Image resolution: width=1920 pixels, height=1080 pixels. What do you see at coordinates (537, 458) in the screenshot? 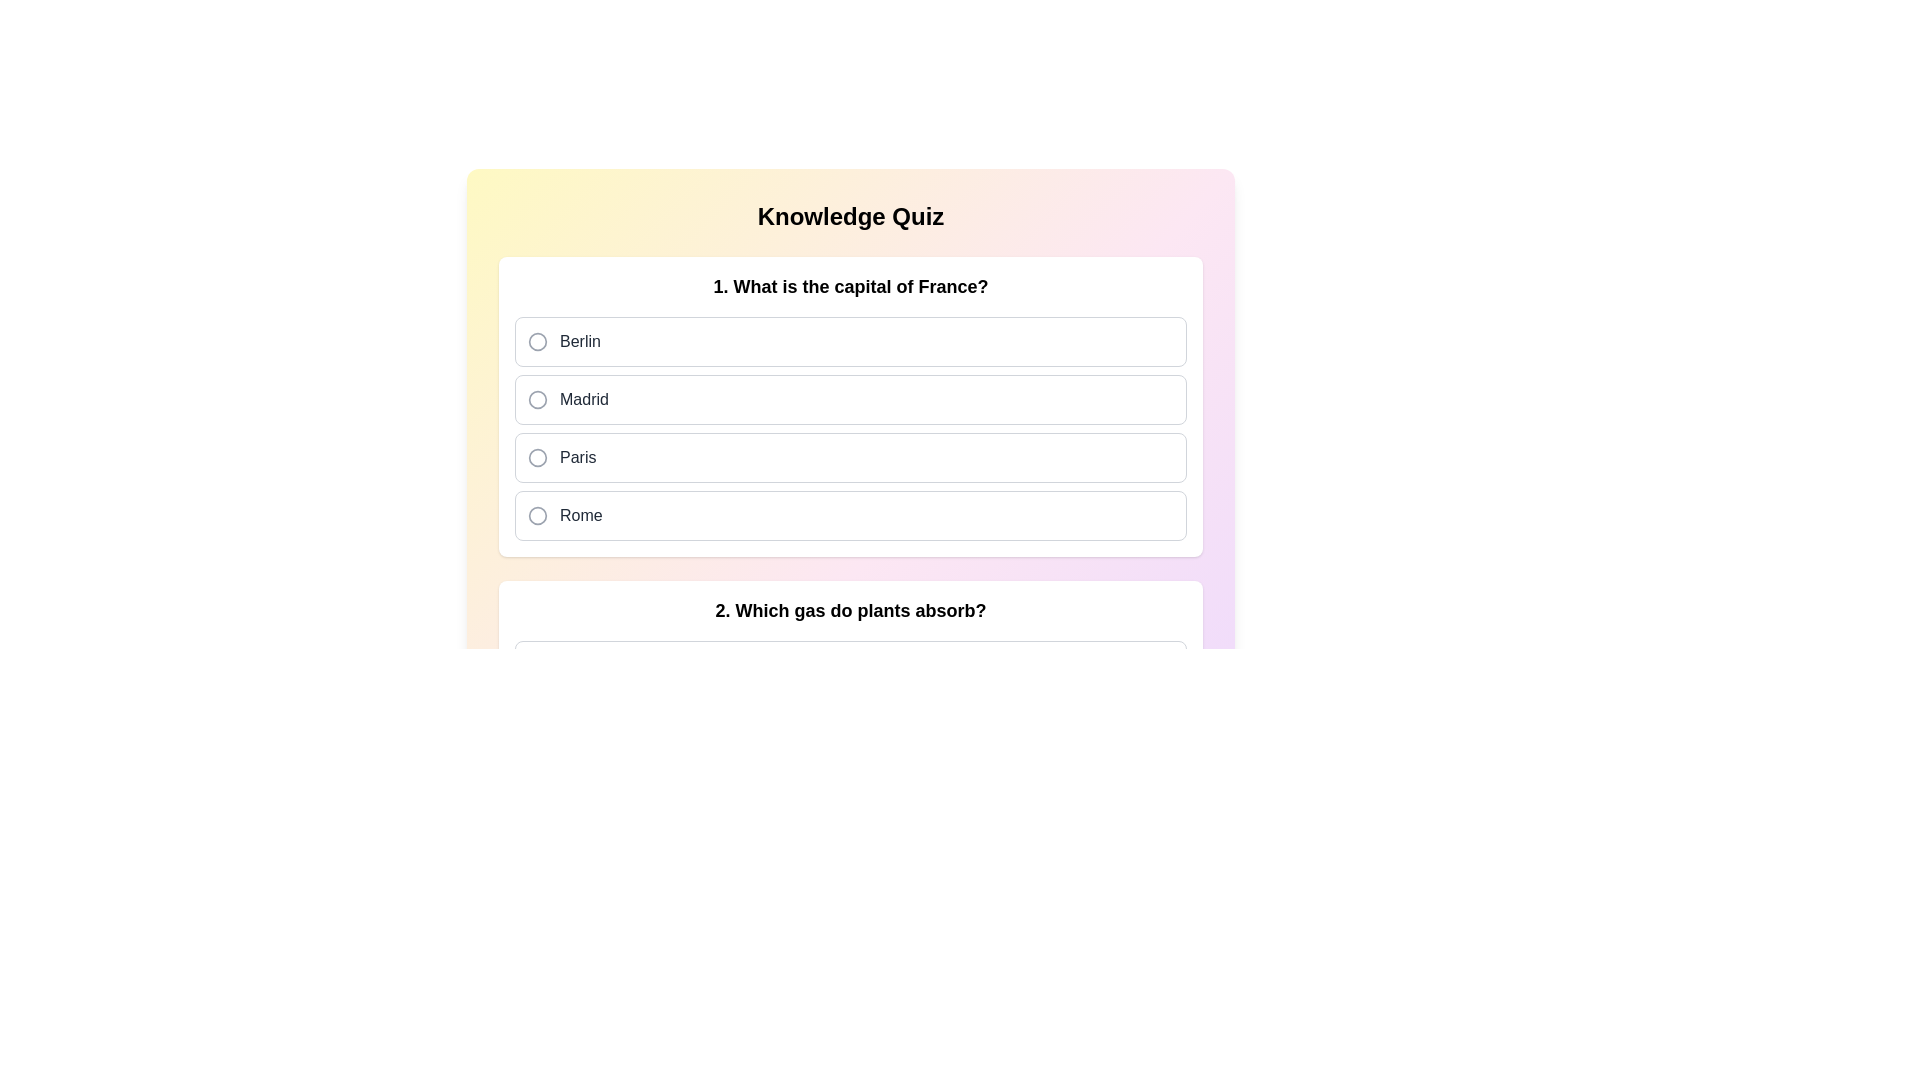
I see `the radio button indicator for the answer option 'Paris' which indicates that this option is currently selected` at bounding box center [537, 458].